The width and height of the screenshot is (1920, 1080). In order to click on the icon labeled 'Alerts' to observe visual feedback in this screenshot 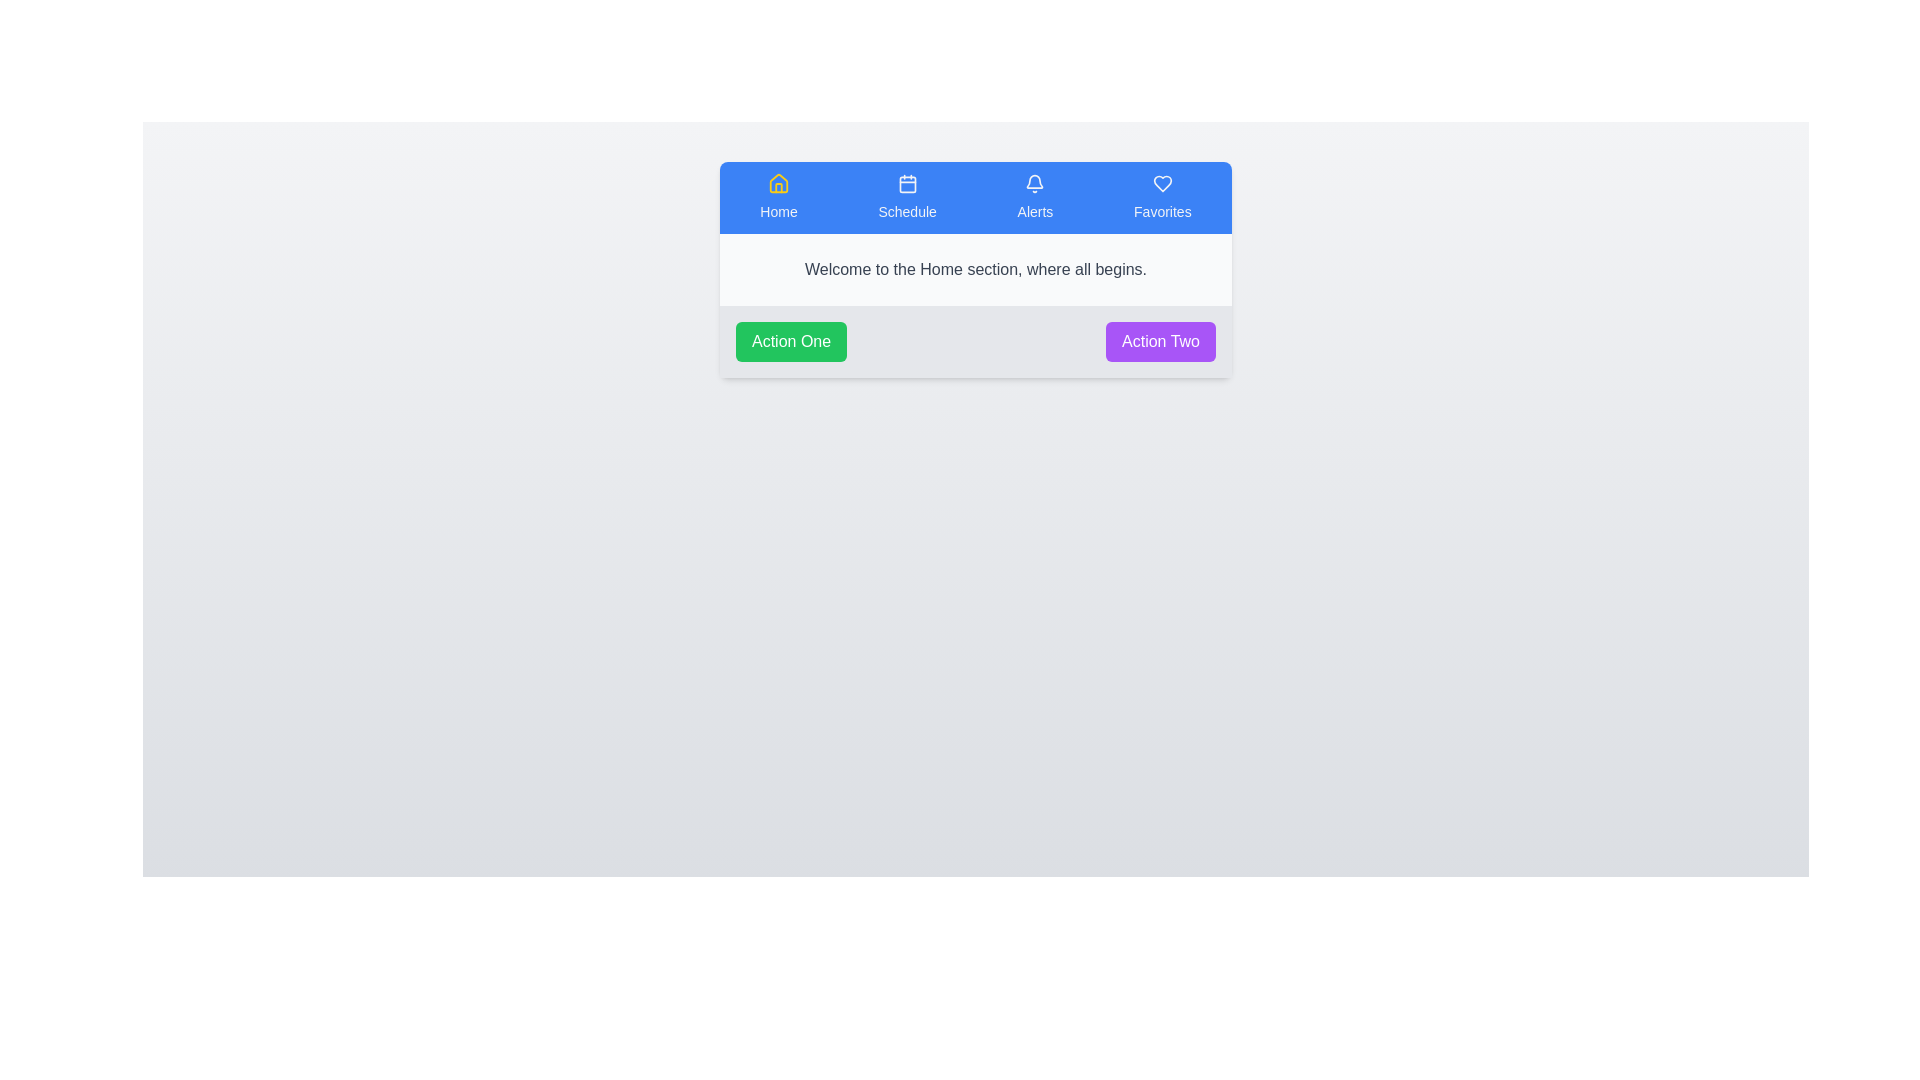, I will do `click(1035, 197)`.